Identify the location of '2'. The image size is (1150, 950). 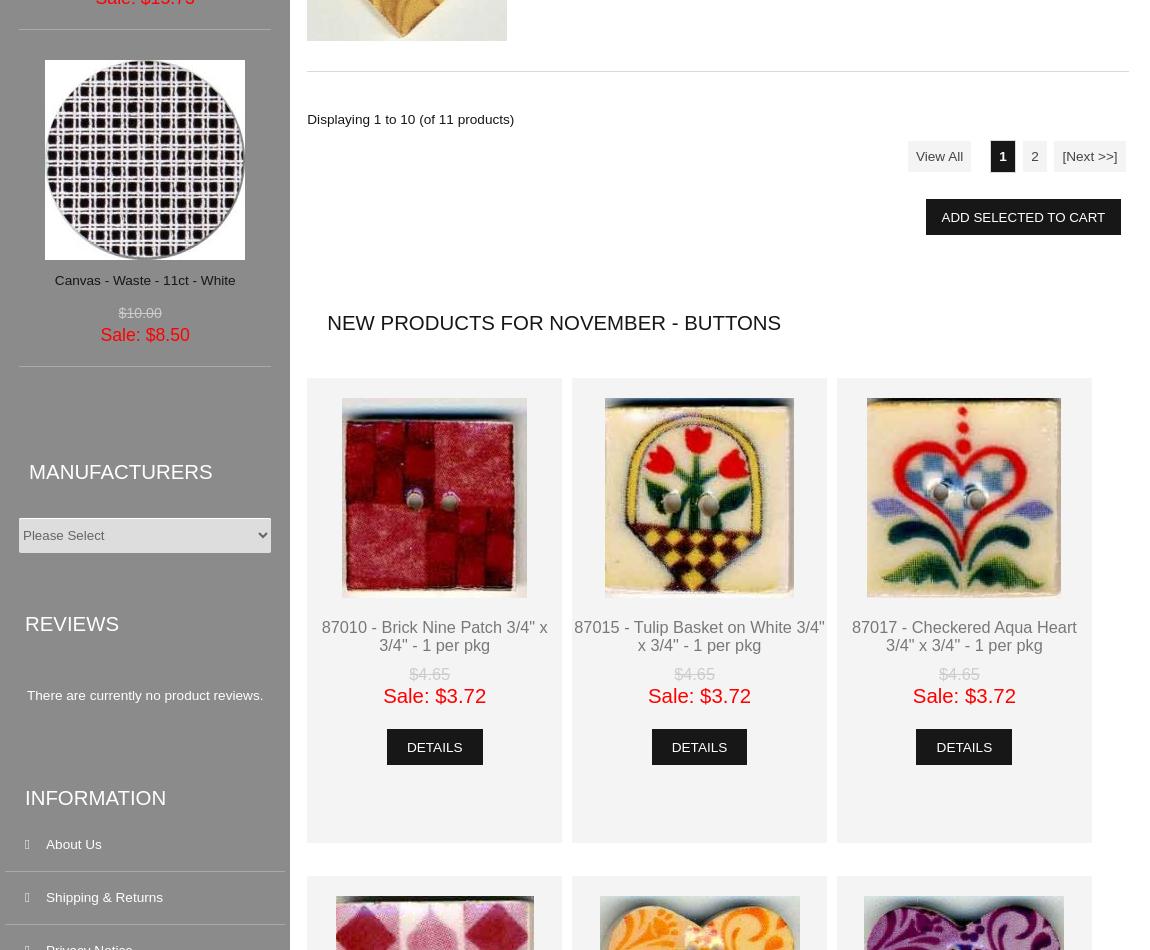
(1034, 155).